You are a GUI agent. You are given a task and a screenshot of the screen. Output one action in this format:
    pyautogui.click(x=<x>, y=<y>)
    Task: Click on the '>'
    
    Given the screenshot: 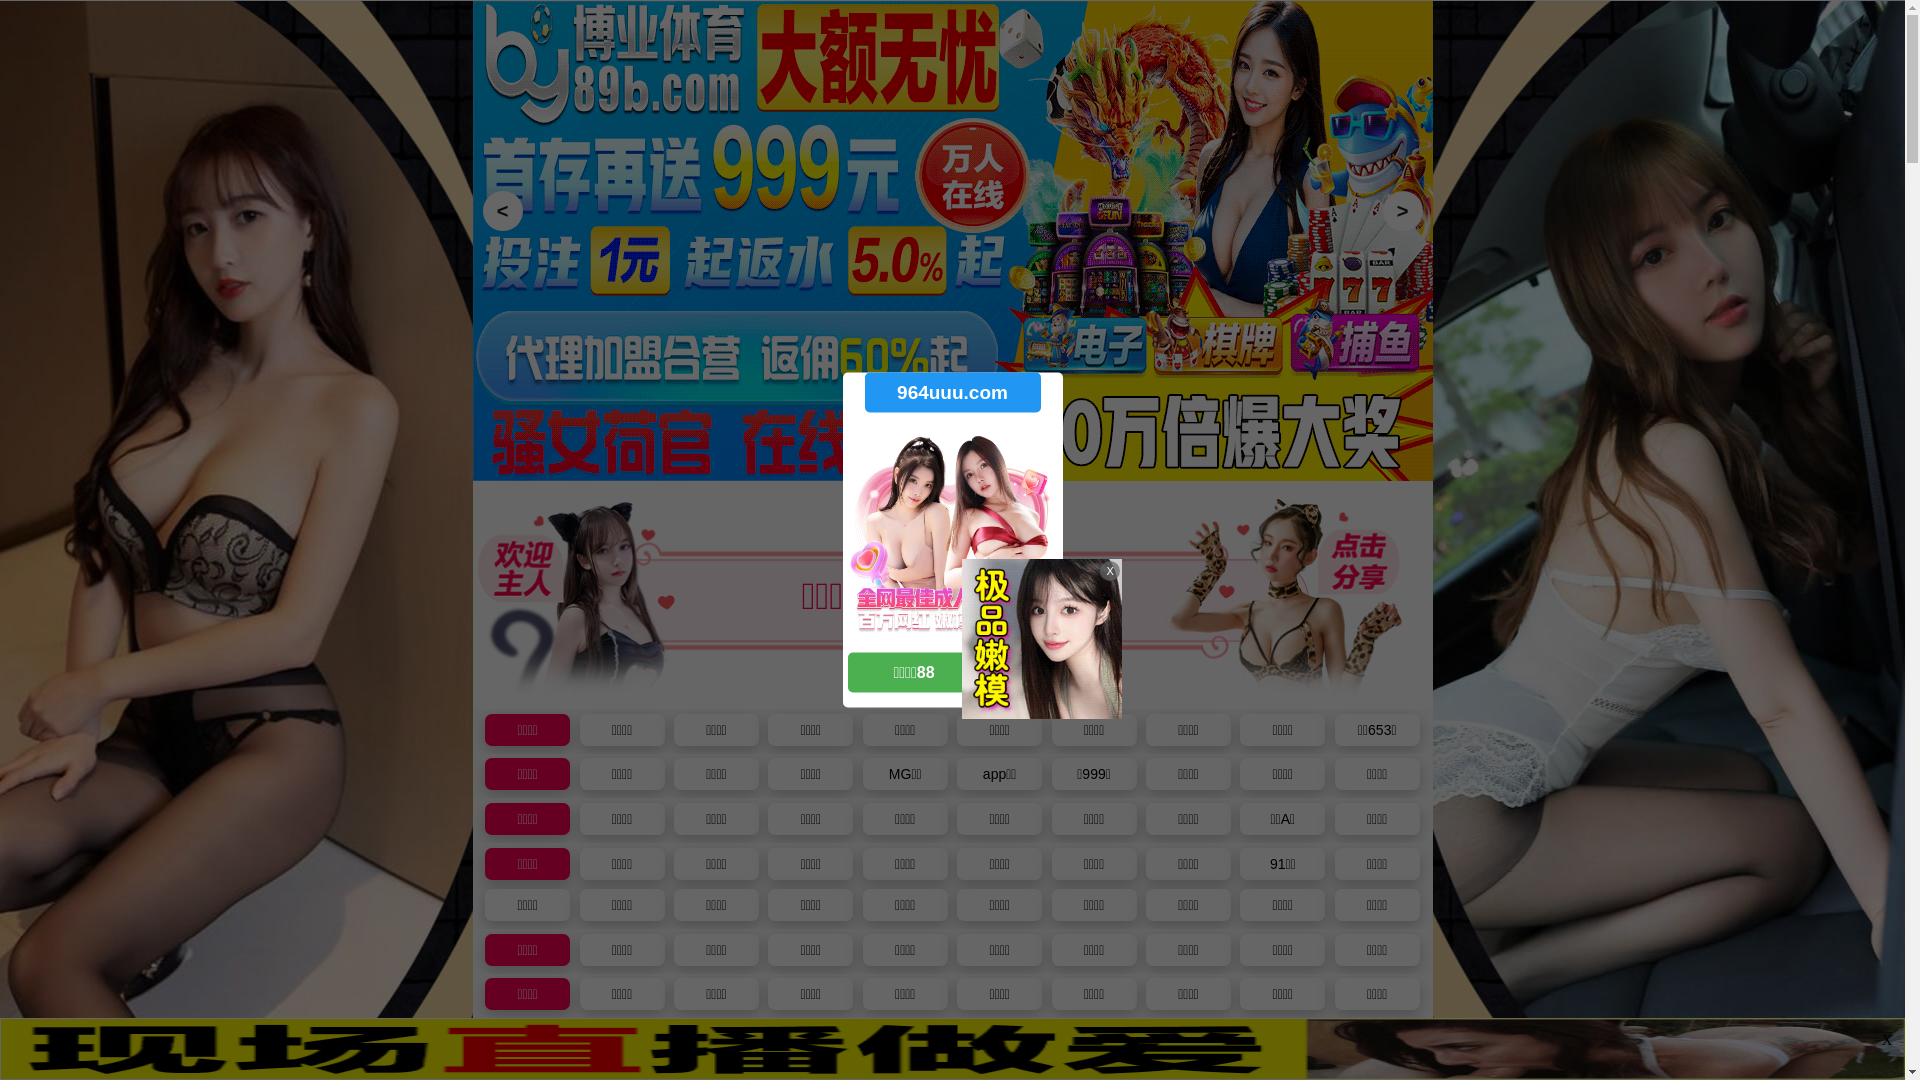 What is the action you would take?
    pyautogui.click(x=1400, y=211)
    